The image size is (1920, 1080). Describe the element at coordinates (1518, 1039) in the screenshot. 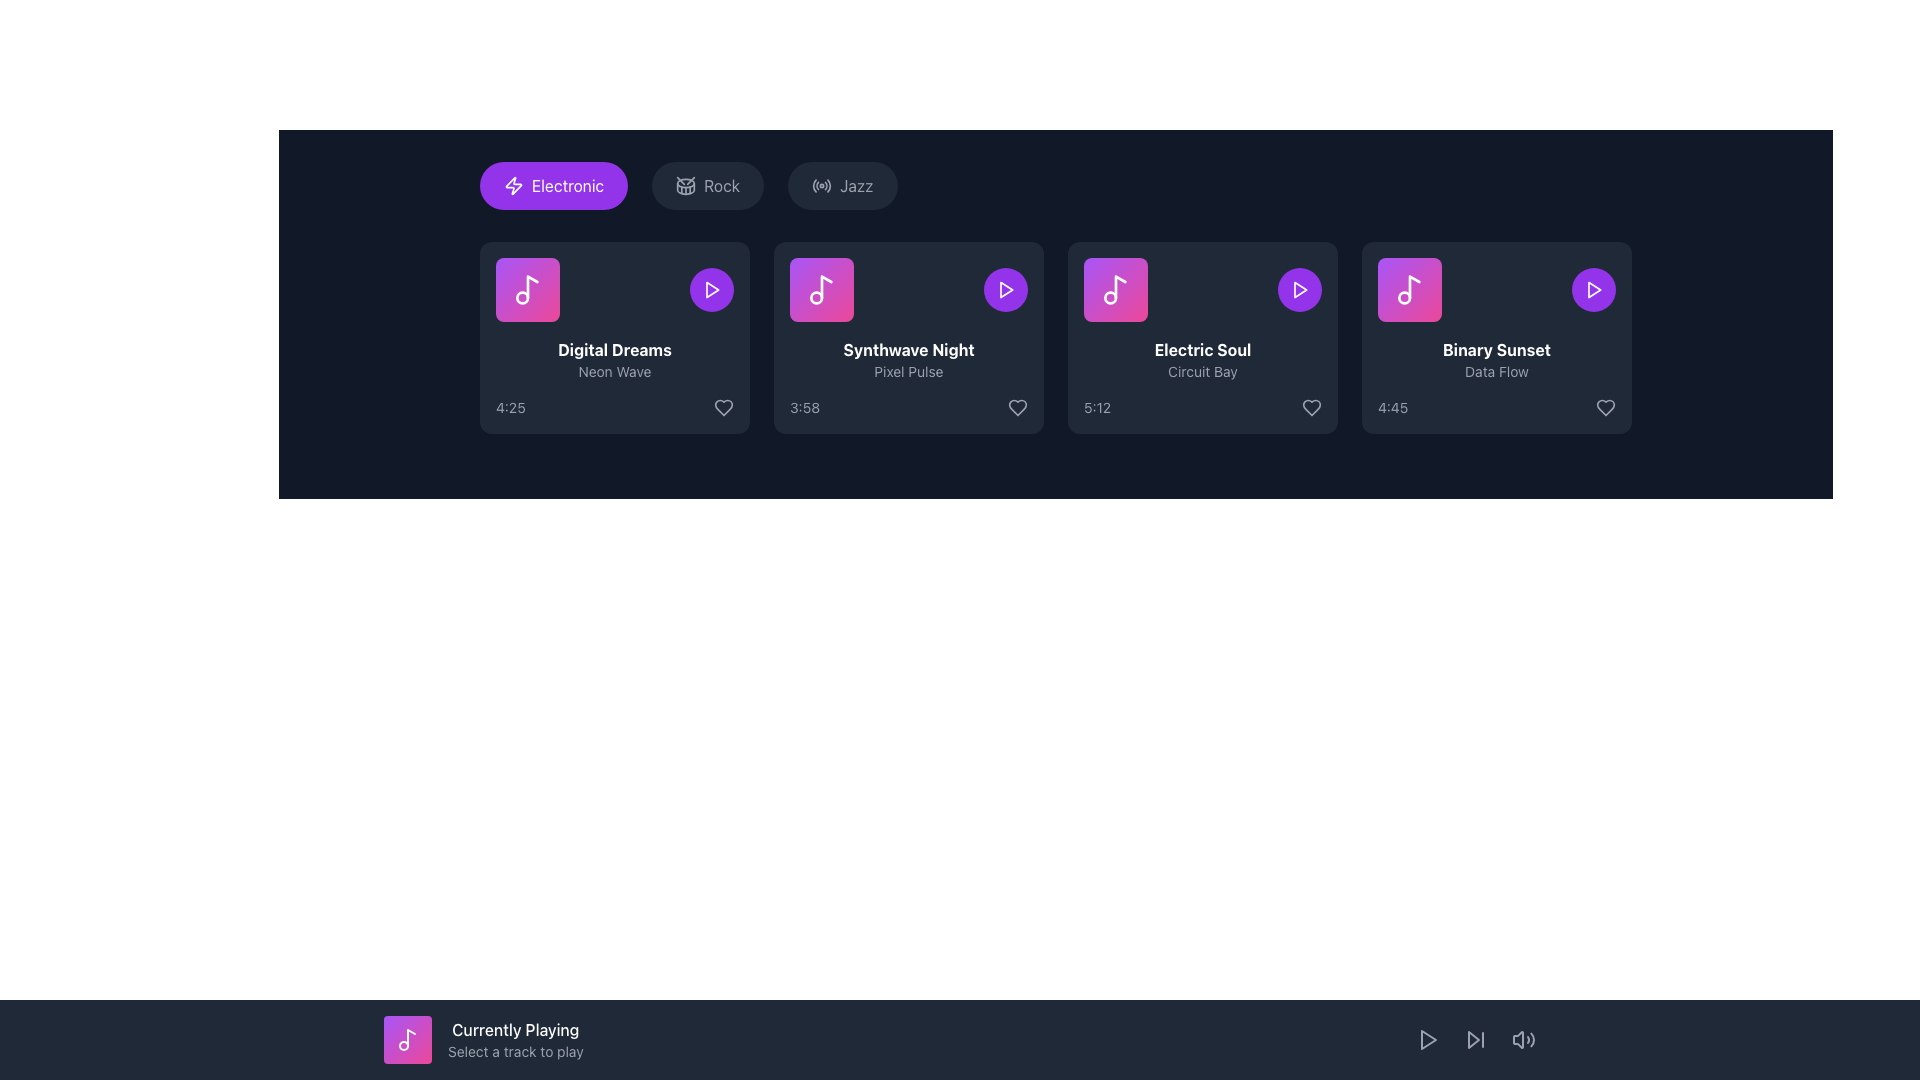

I see `the speaker icon element in the volume control feature located in the bottom-right corner of the interface` at that location.